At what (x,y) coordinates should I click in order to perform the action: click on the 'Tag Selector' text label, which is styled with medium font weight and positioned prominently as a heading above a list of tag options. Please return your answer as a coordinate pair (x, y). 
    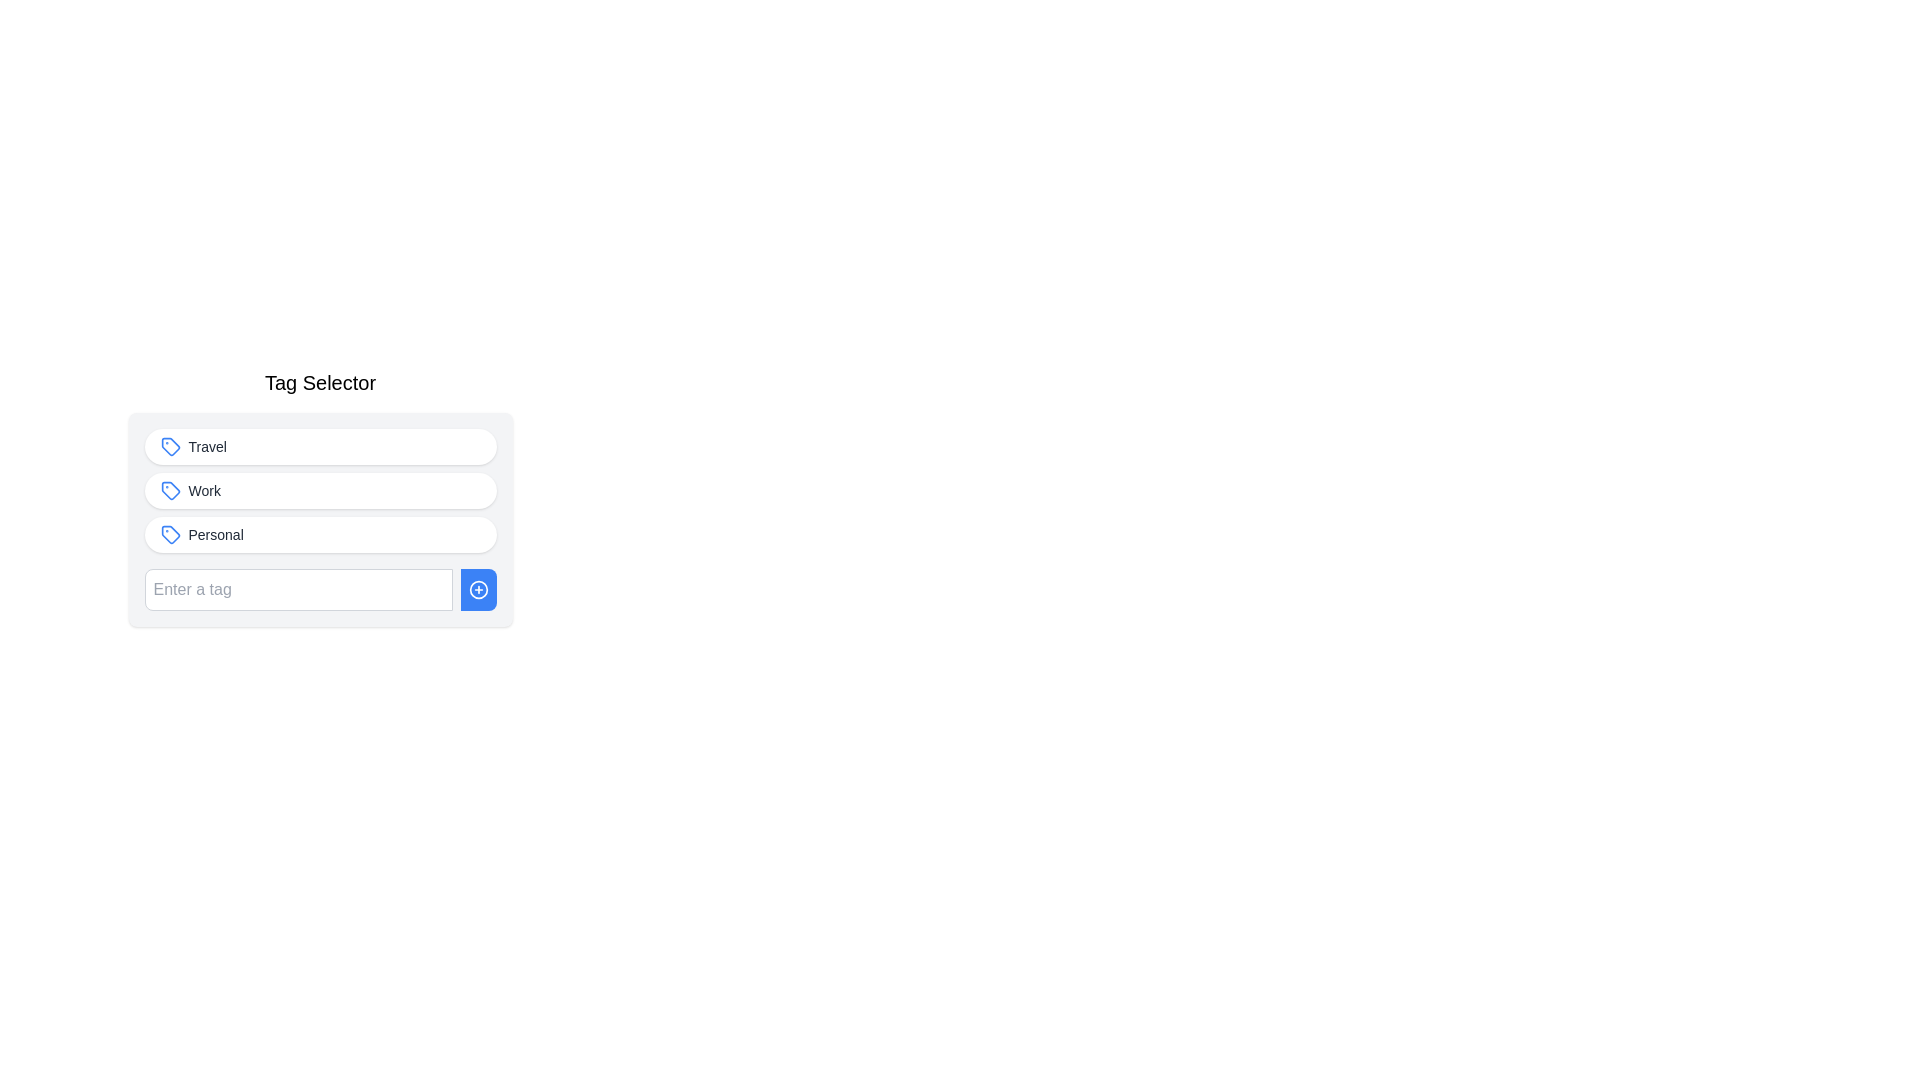
    Looking at the image, I should click on (320, 382).